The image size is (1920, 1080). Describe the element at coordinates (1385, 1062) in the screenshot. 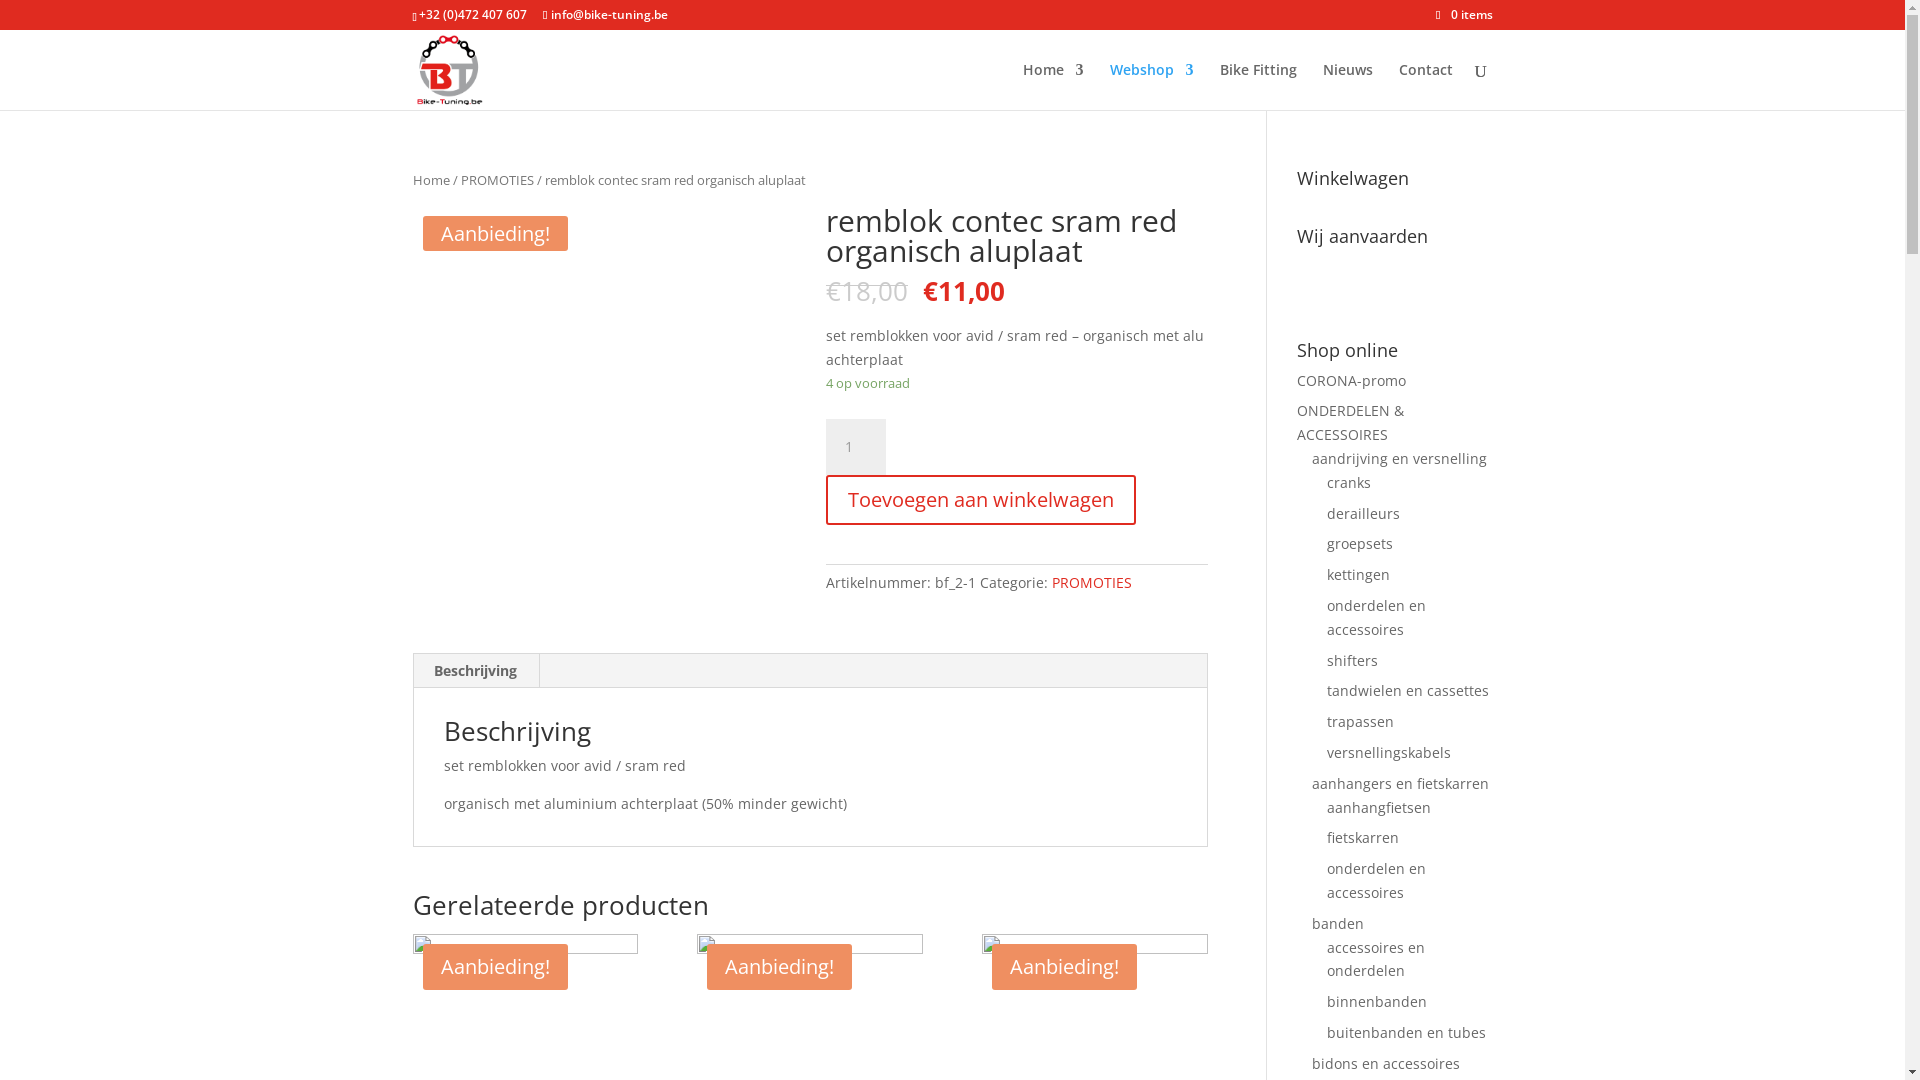

I see `'bidons en accessoires'` at that location.